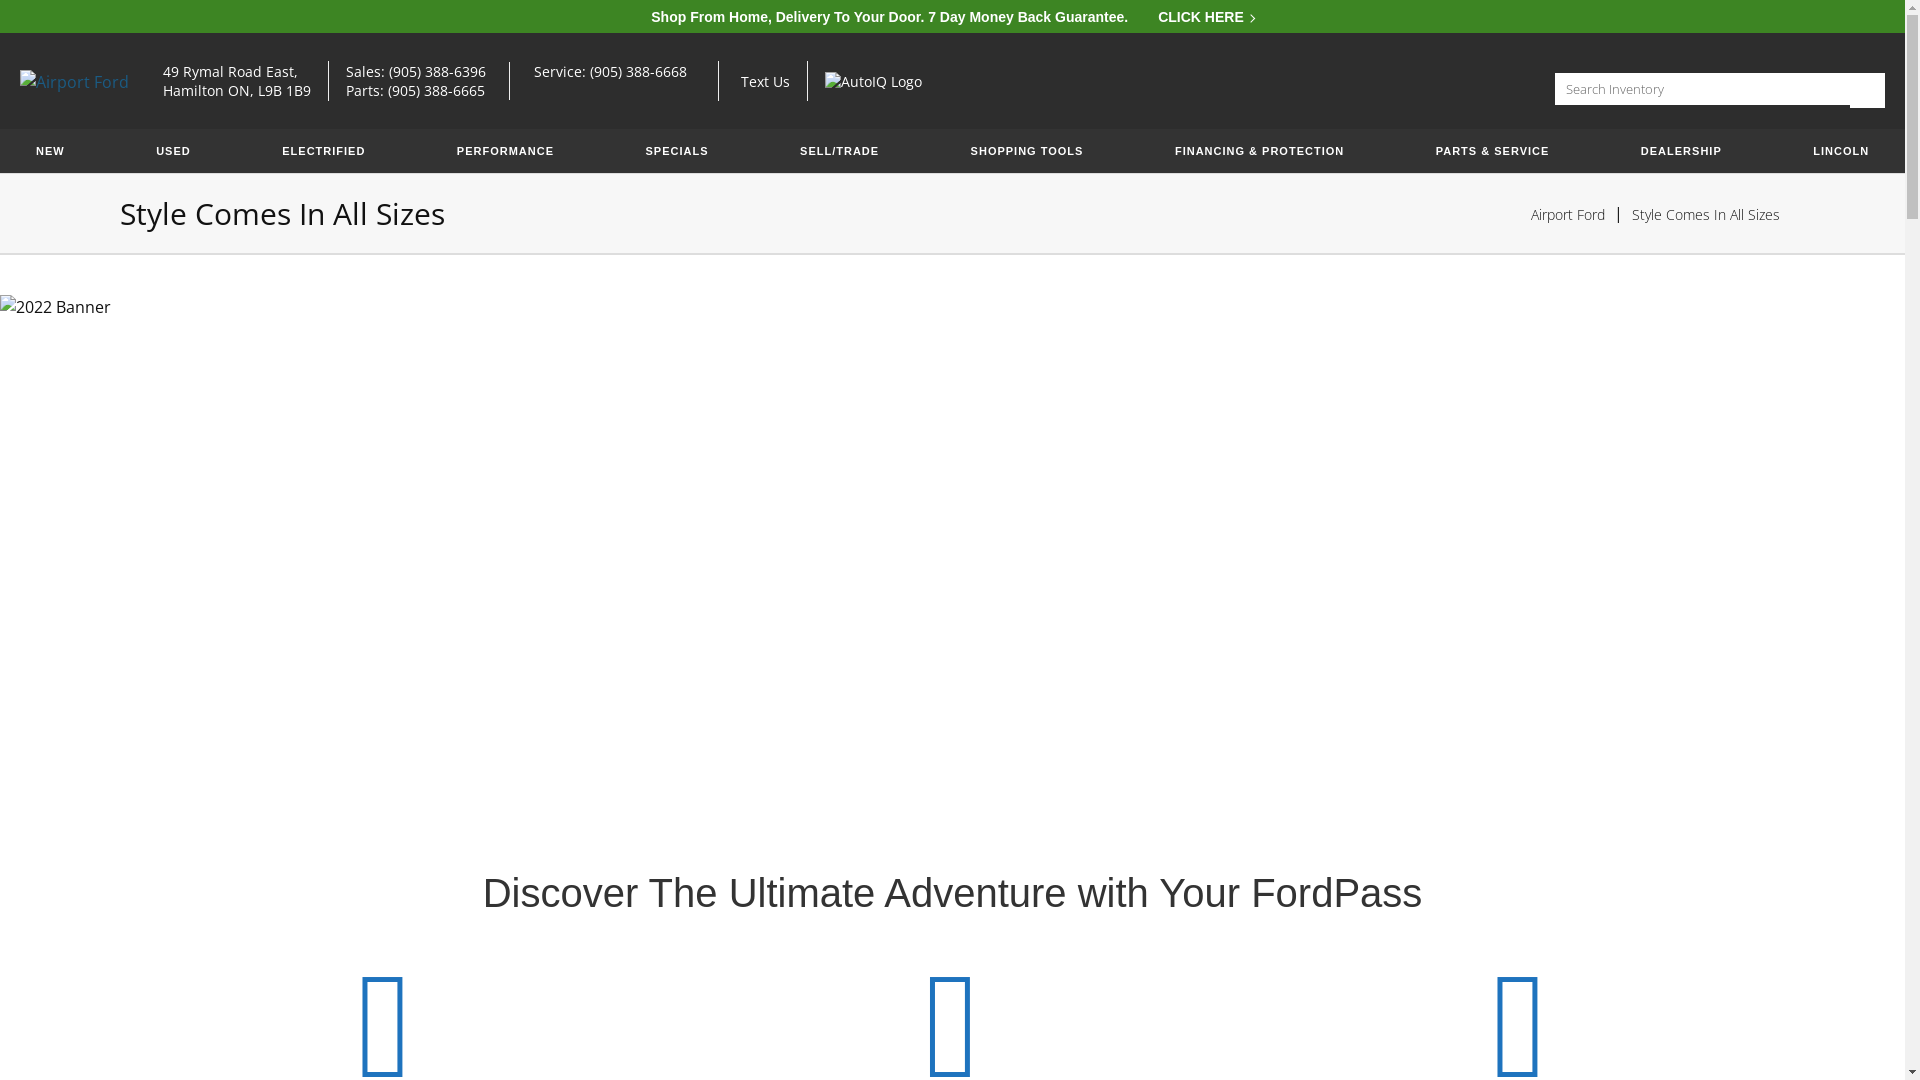  Describe the element at coordinates (19, 80) in the screenshot. I see `' Airport Ford'` at that location.